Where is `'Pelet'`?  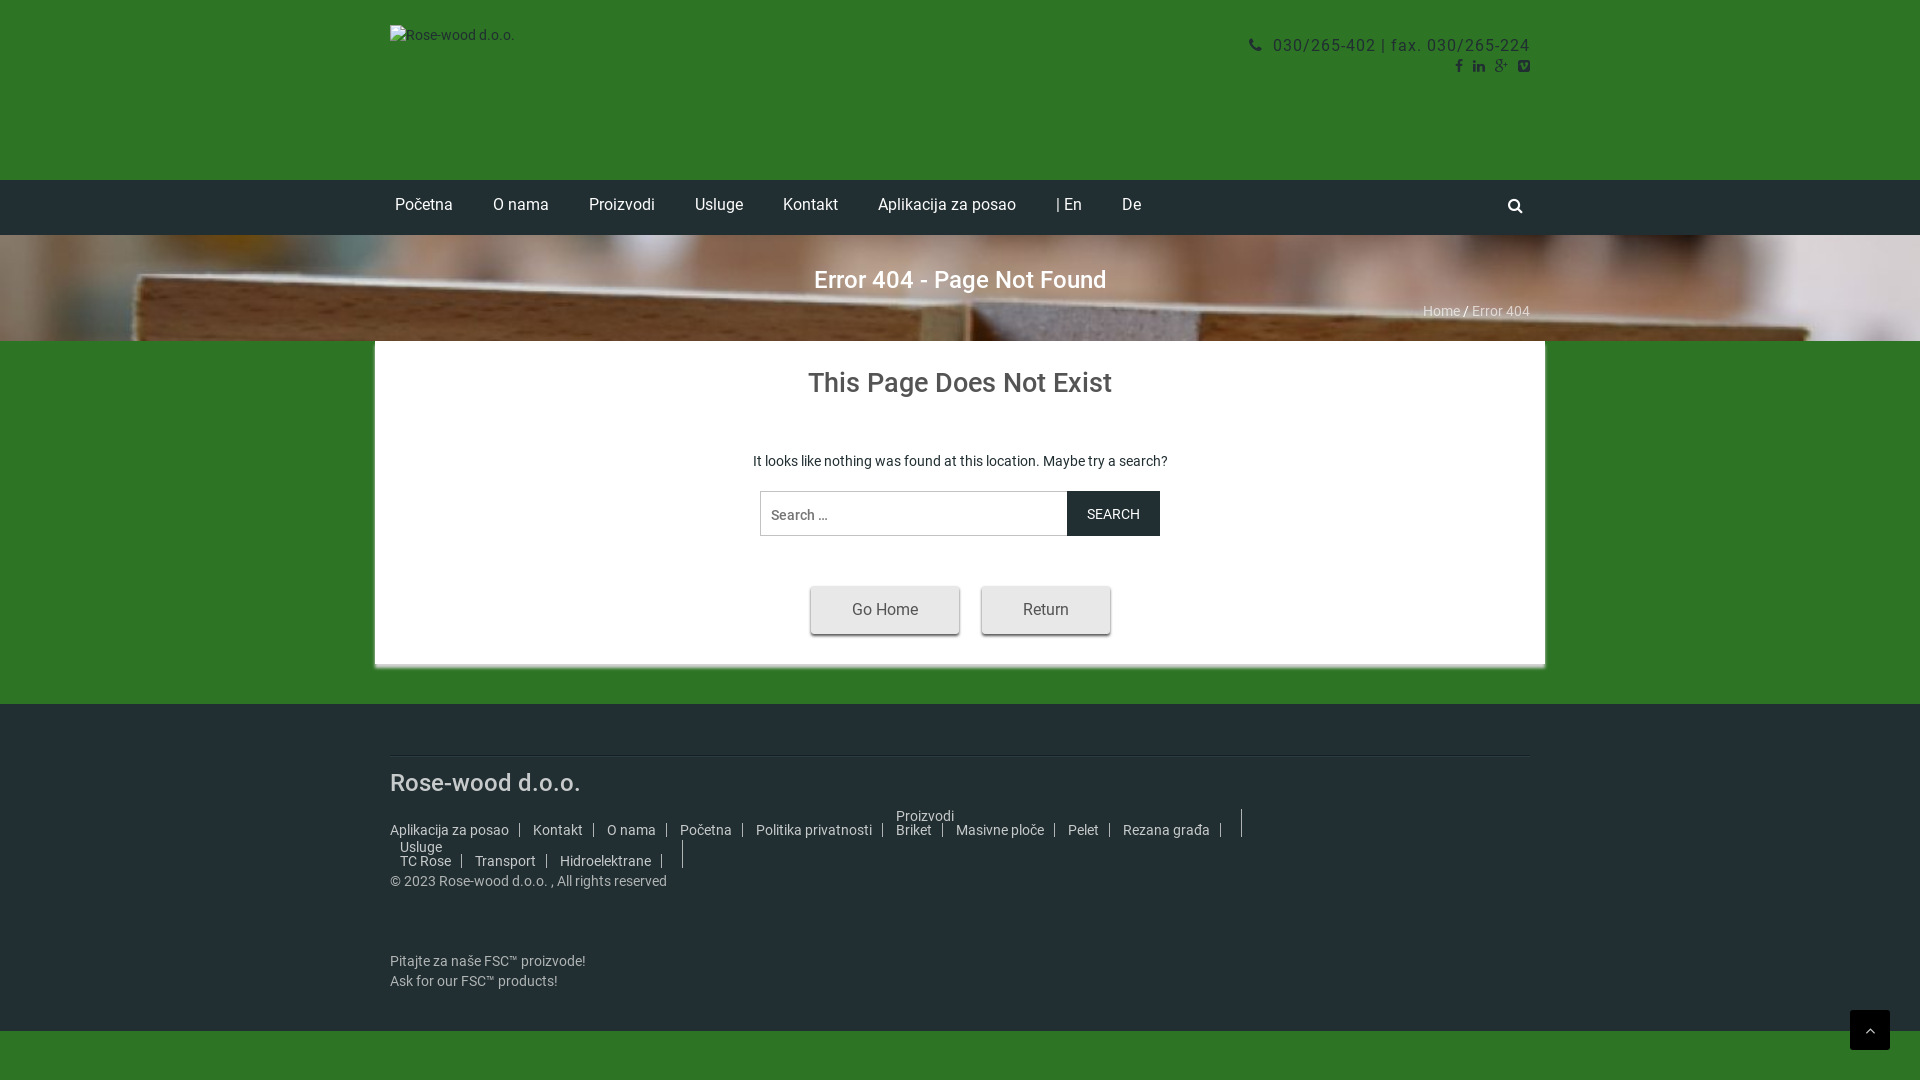 'Pelet' is located at coordinates (1082, 829).